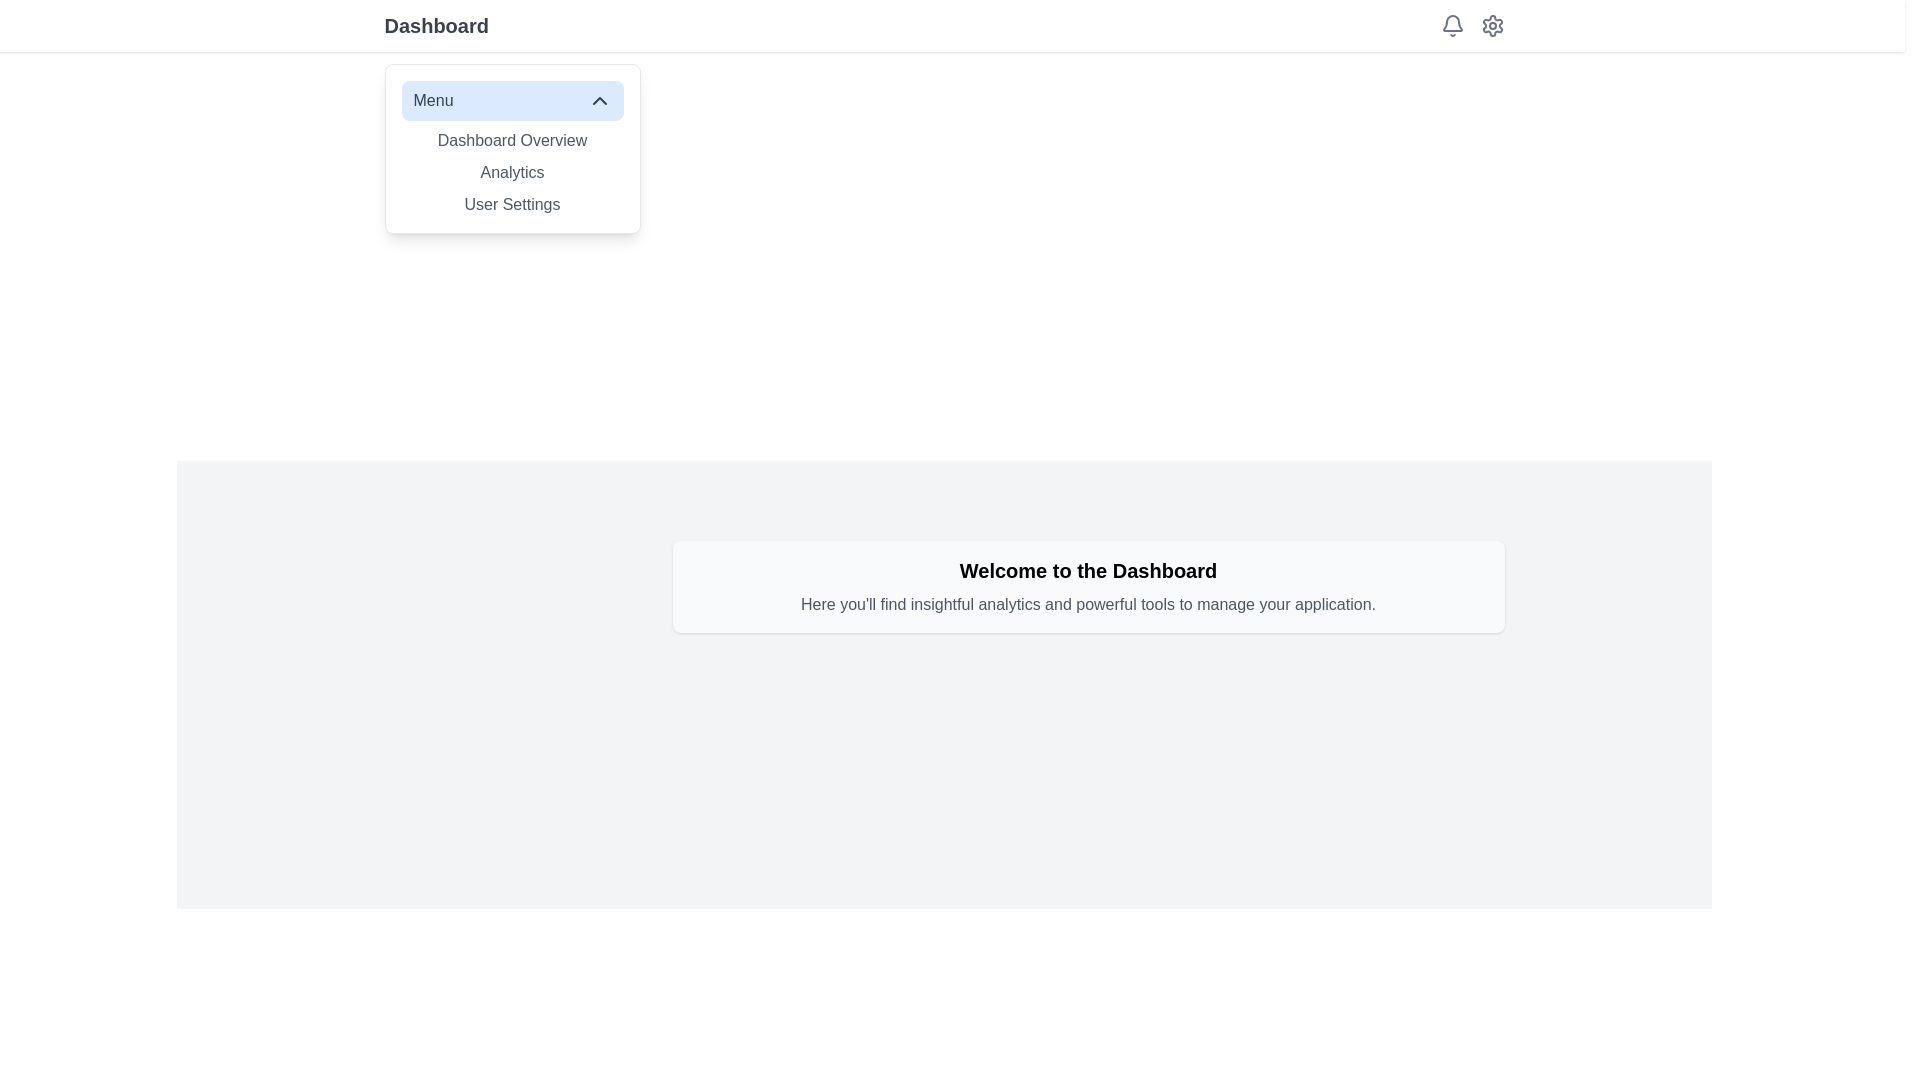 The image size is (1920, 1080). I want to click on the 'User Settings' text menu item, which is the third option in the dropdown menu, so click(512, 204).